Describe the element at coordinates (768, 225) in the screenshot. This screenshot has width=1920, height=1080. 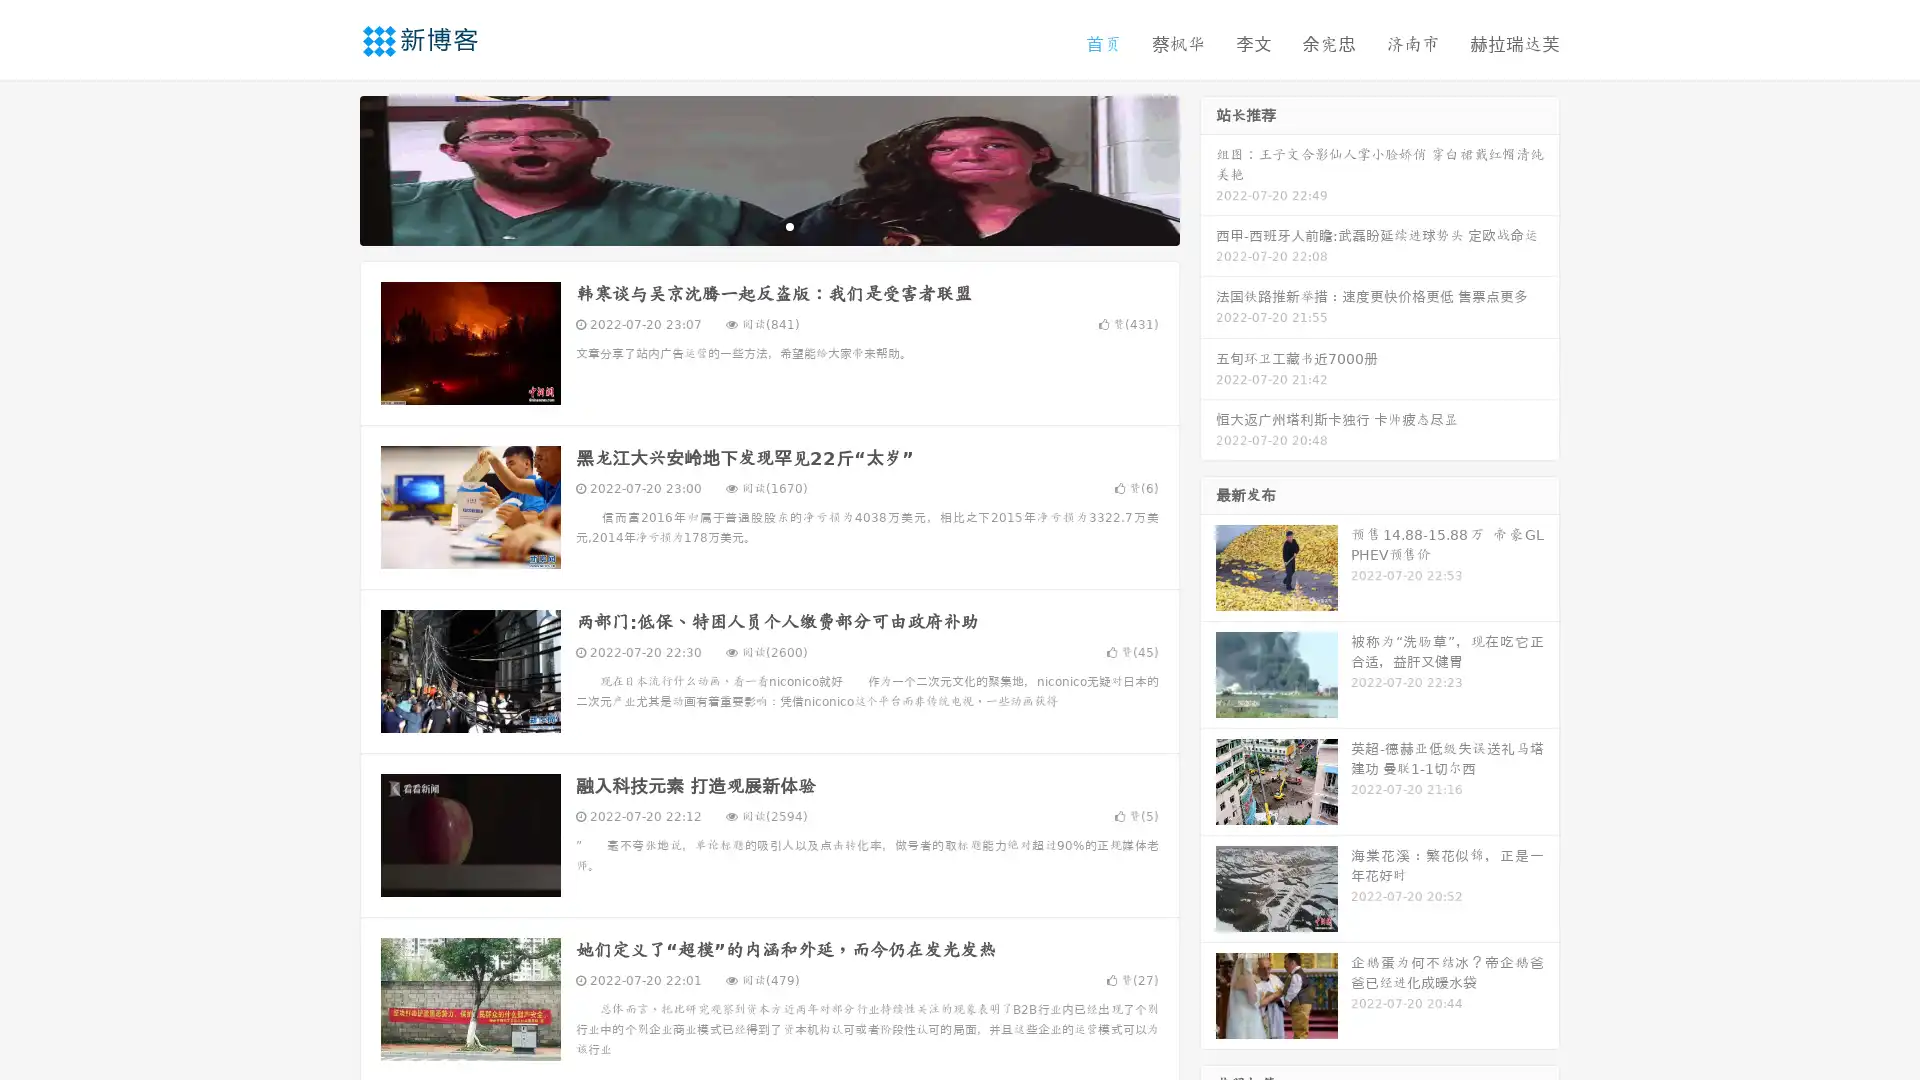
I see `Go to slide 2` at that location.